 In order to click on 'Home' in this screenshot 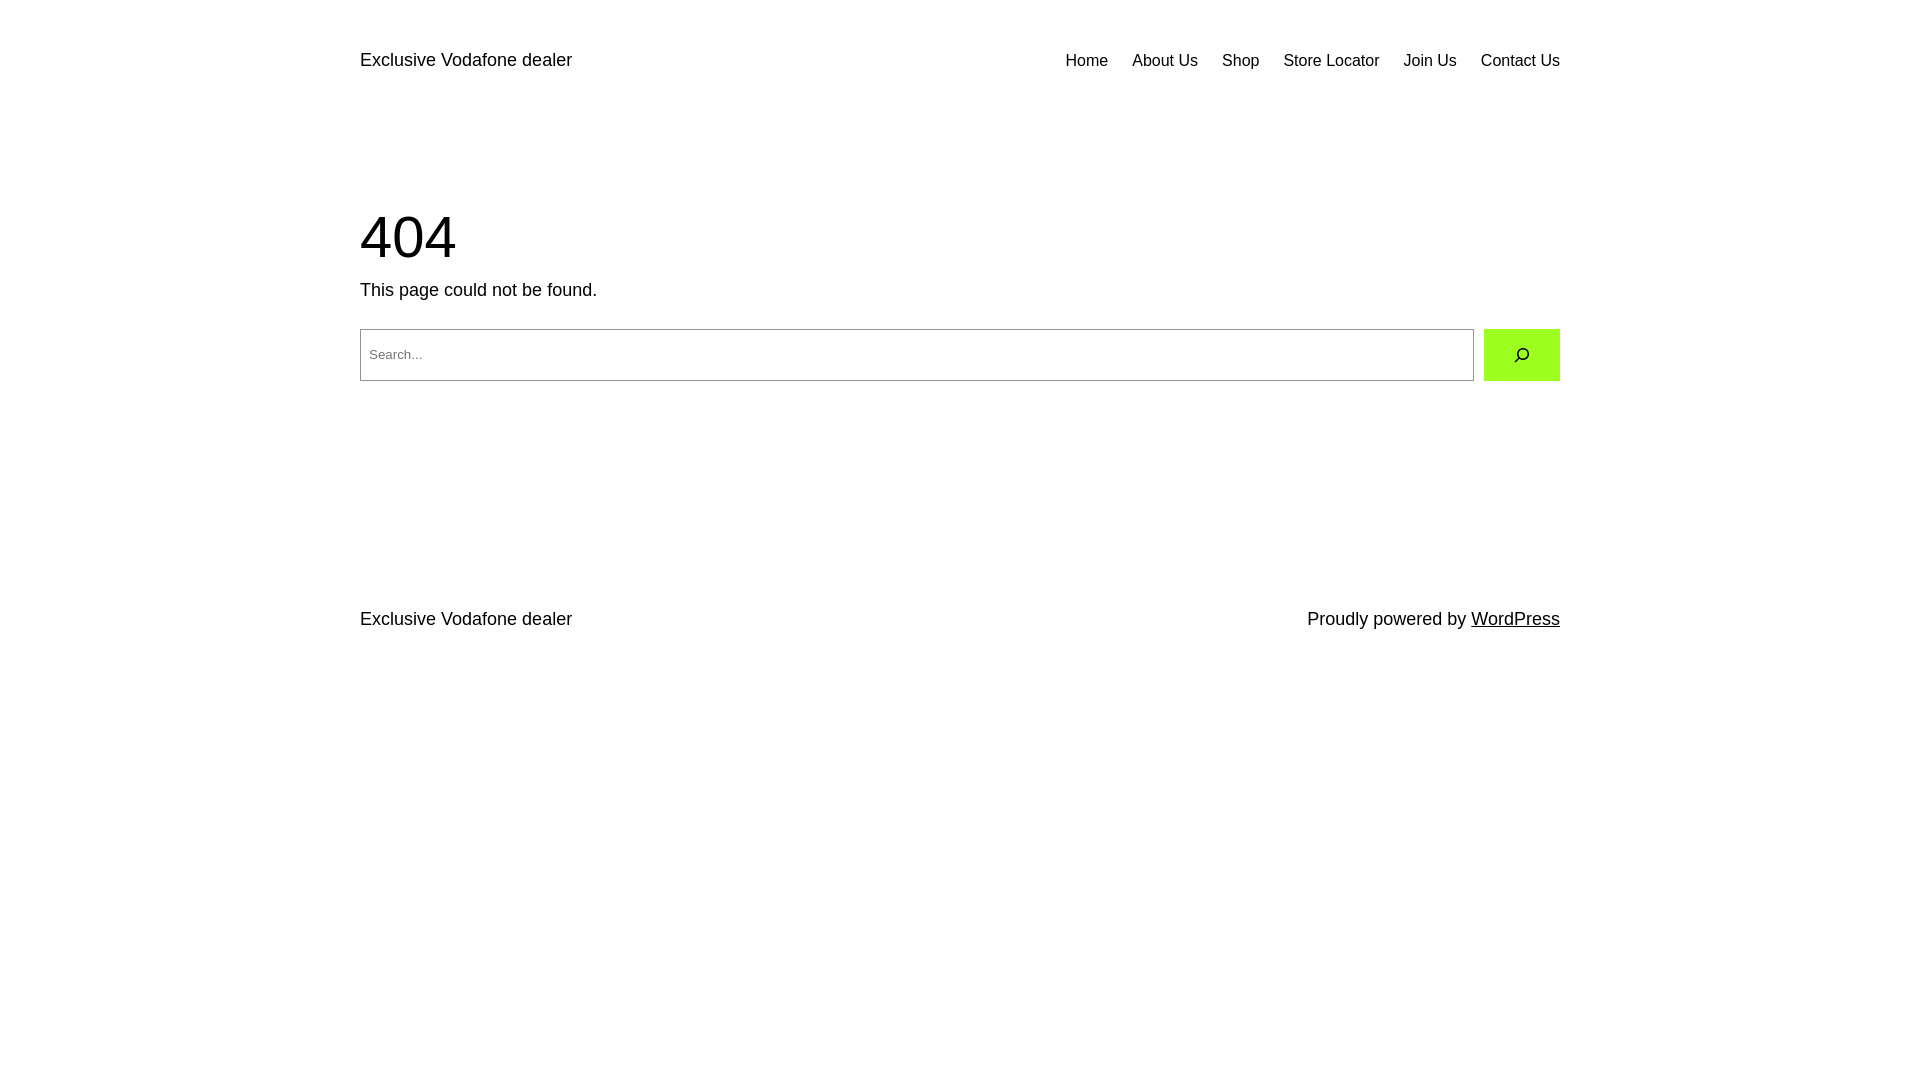, I will do `click(1086, 60)`.